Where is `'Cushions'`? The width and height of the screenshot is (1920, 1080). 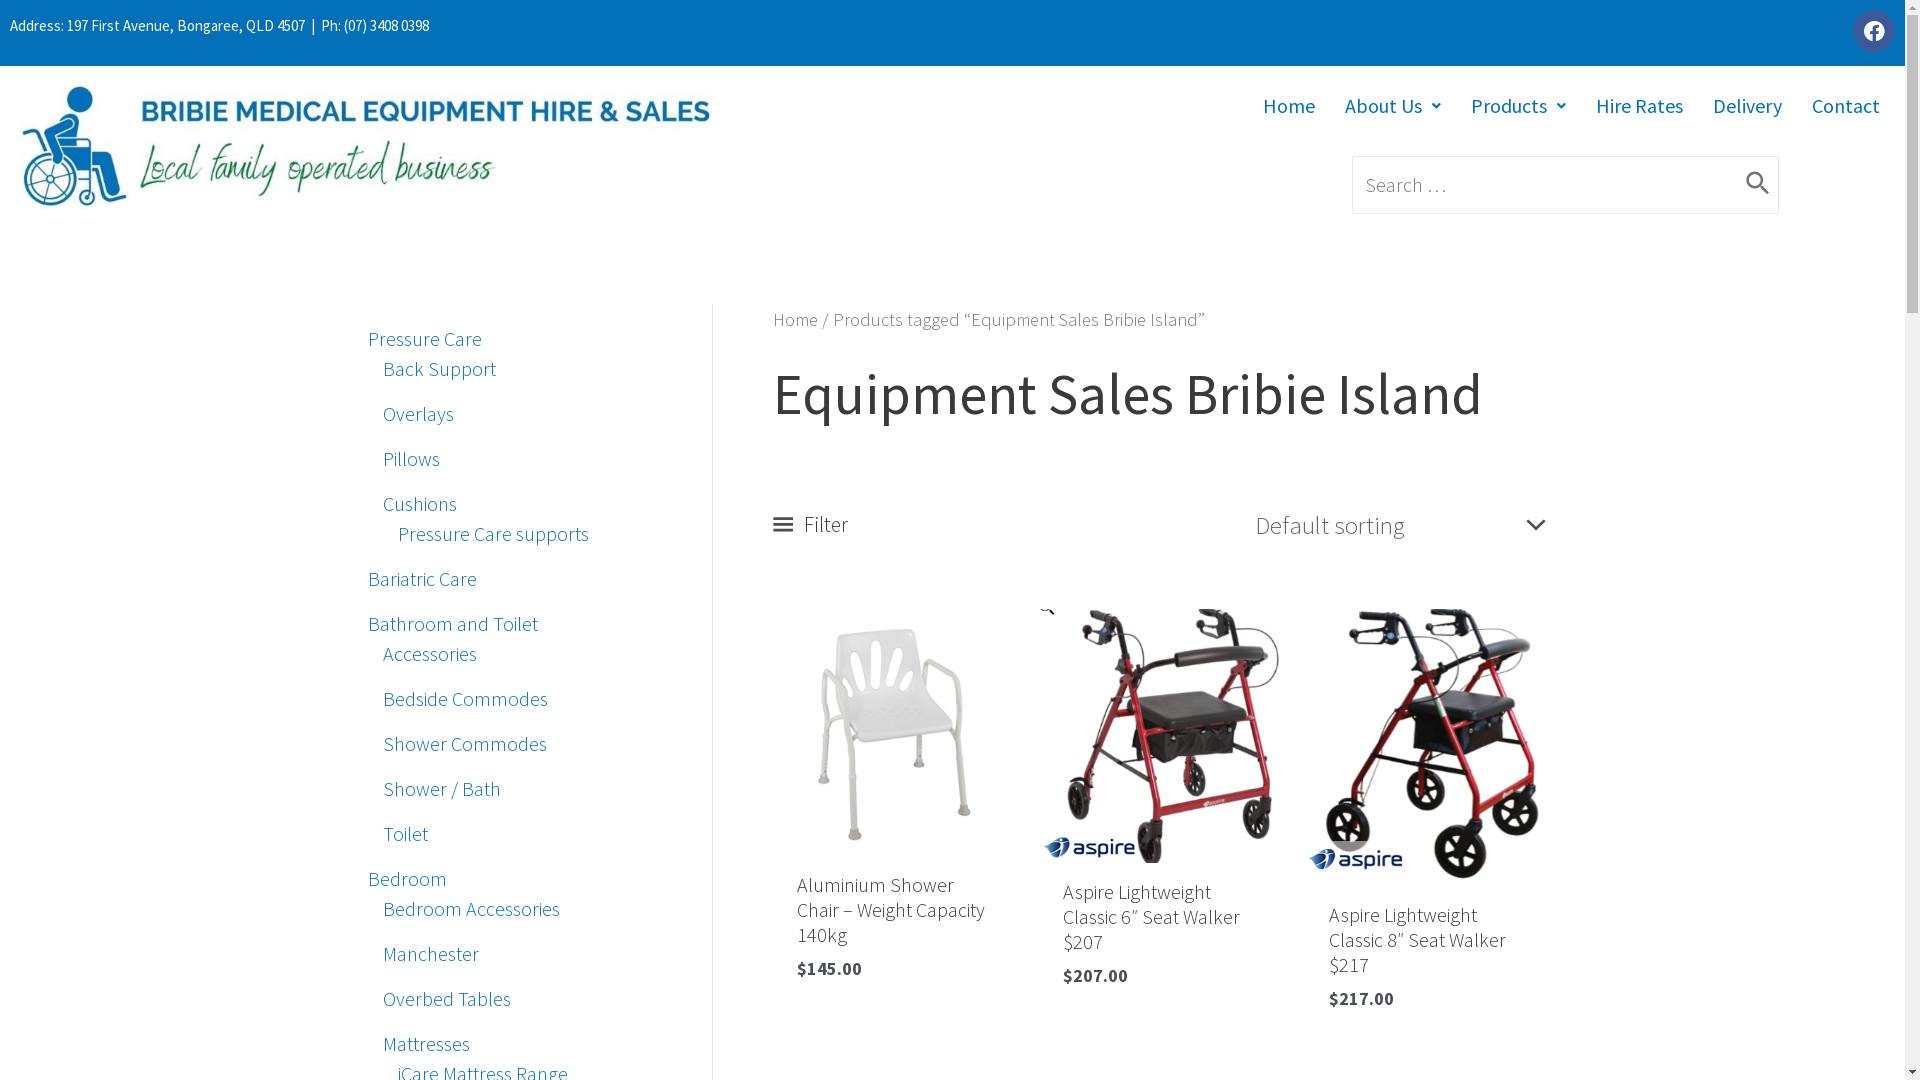 'Cushions' is located at coordinates (417, 502).